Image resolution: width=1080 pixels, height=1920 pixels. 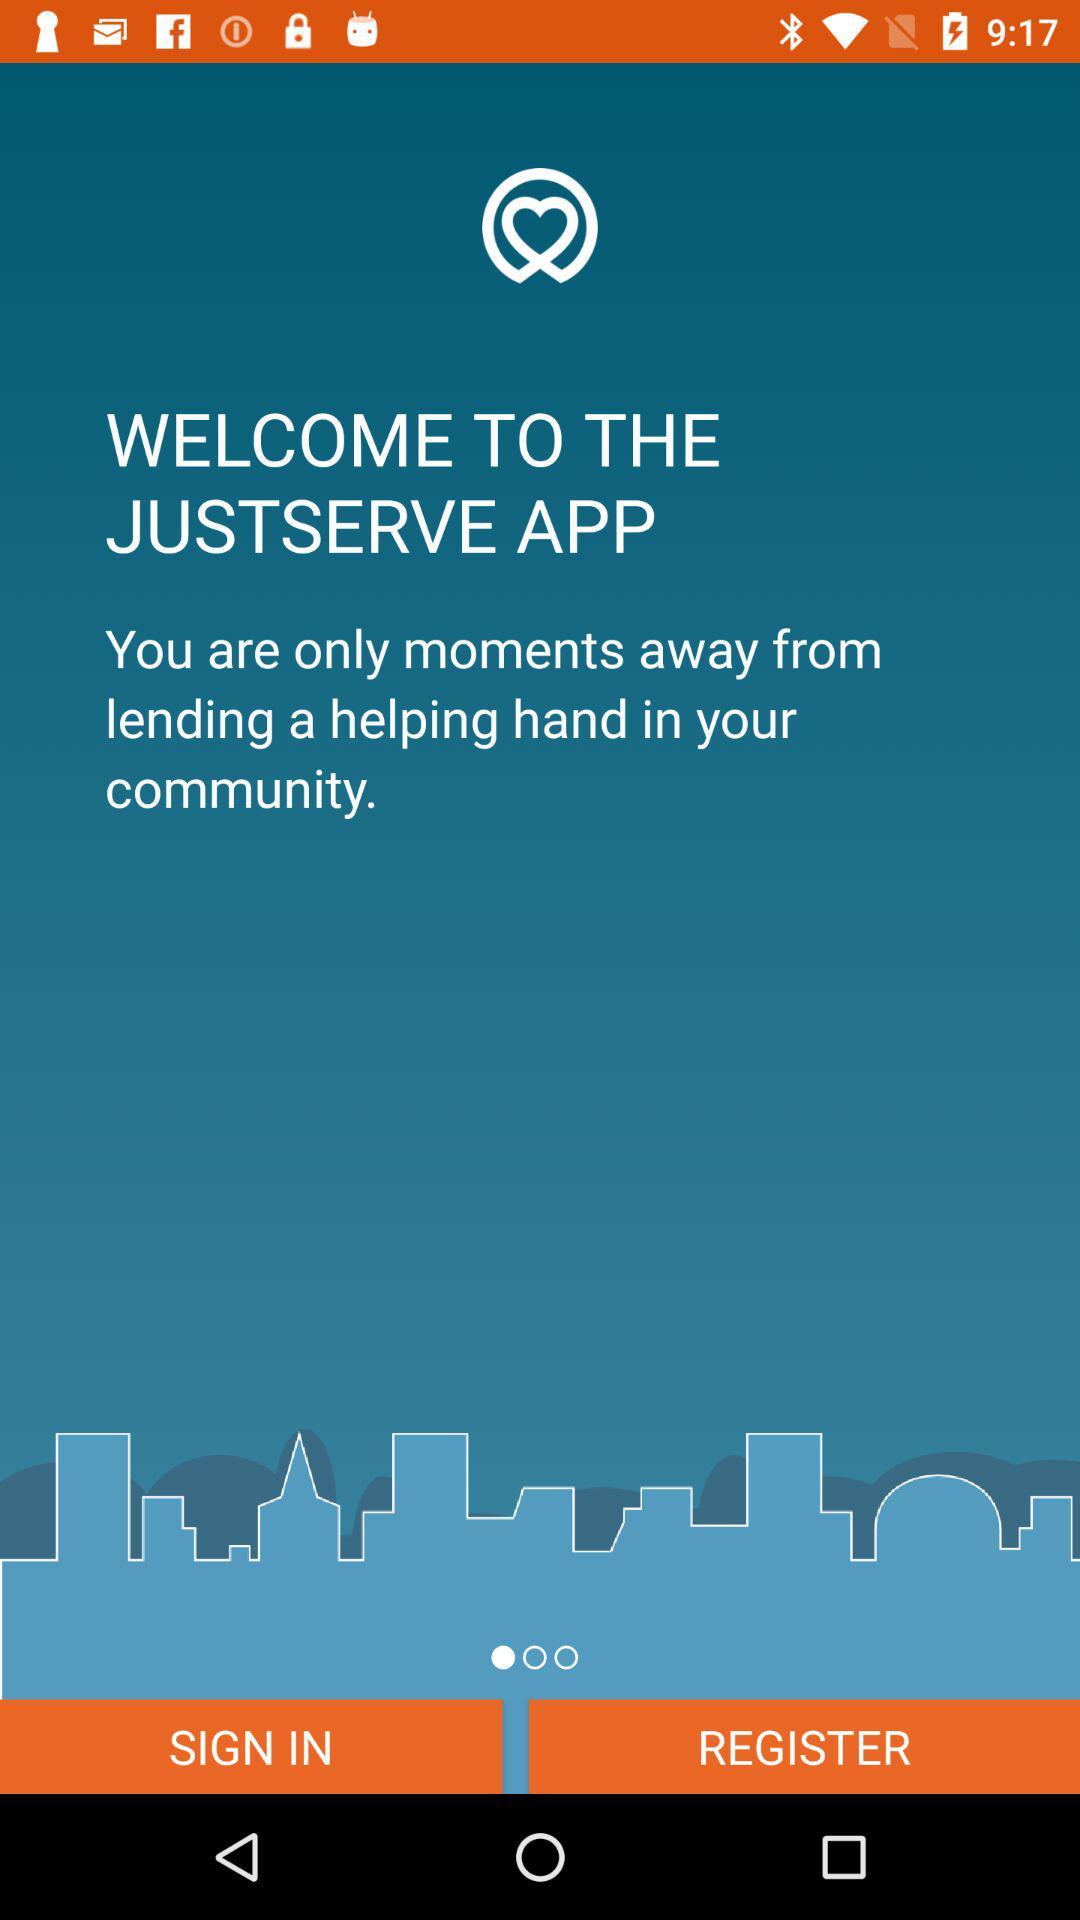 What do you see at coordinates (250, 1745) in the screenshot?
I see `icon next to register item` at bounding box center [250, 1745].